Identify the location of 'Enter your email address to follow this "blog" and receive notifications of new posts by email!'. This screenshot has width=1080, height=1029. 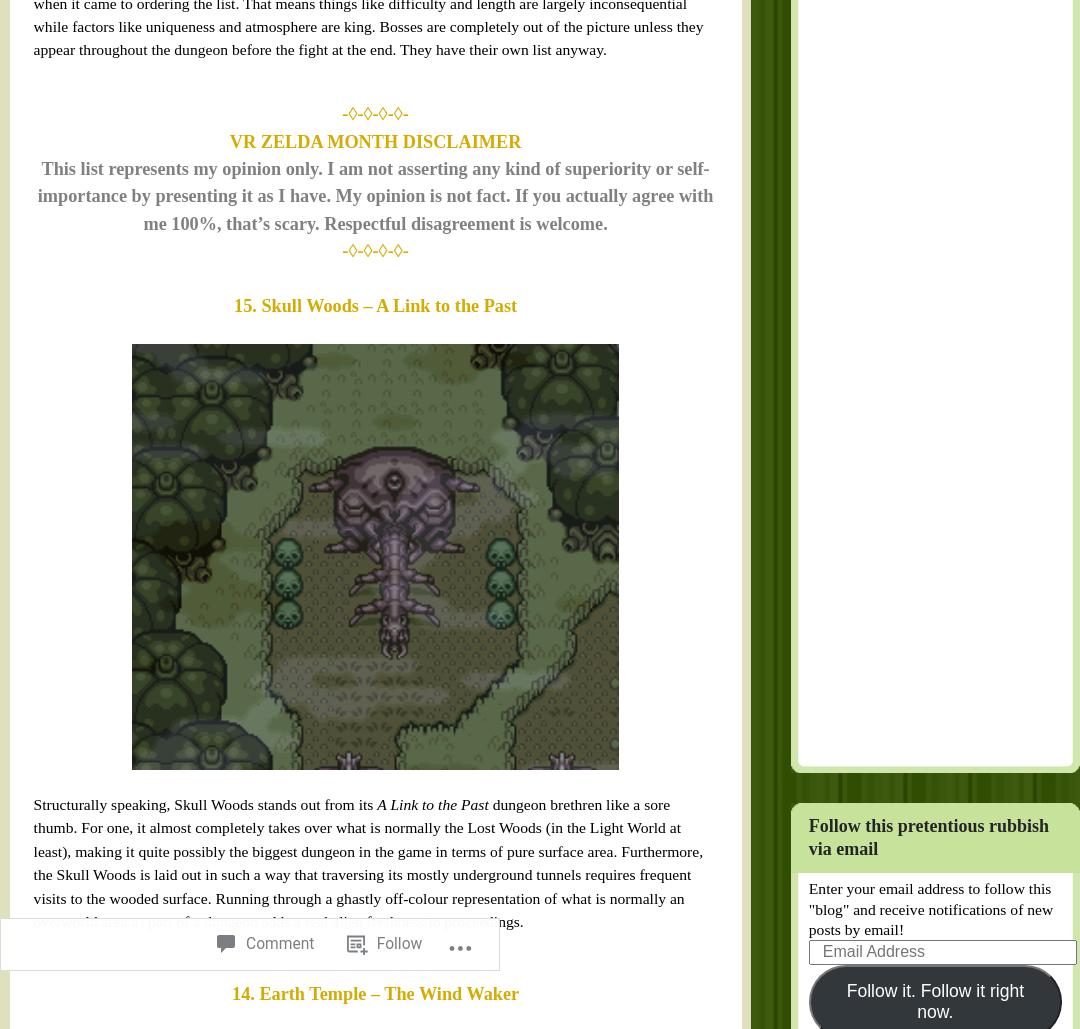
(774, 585).